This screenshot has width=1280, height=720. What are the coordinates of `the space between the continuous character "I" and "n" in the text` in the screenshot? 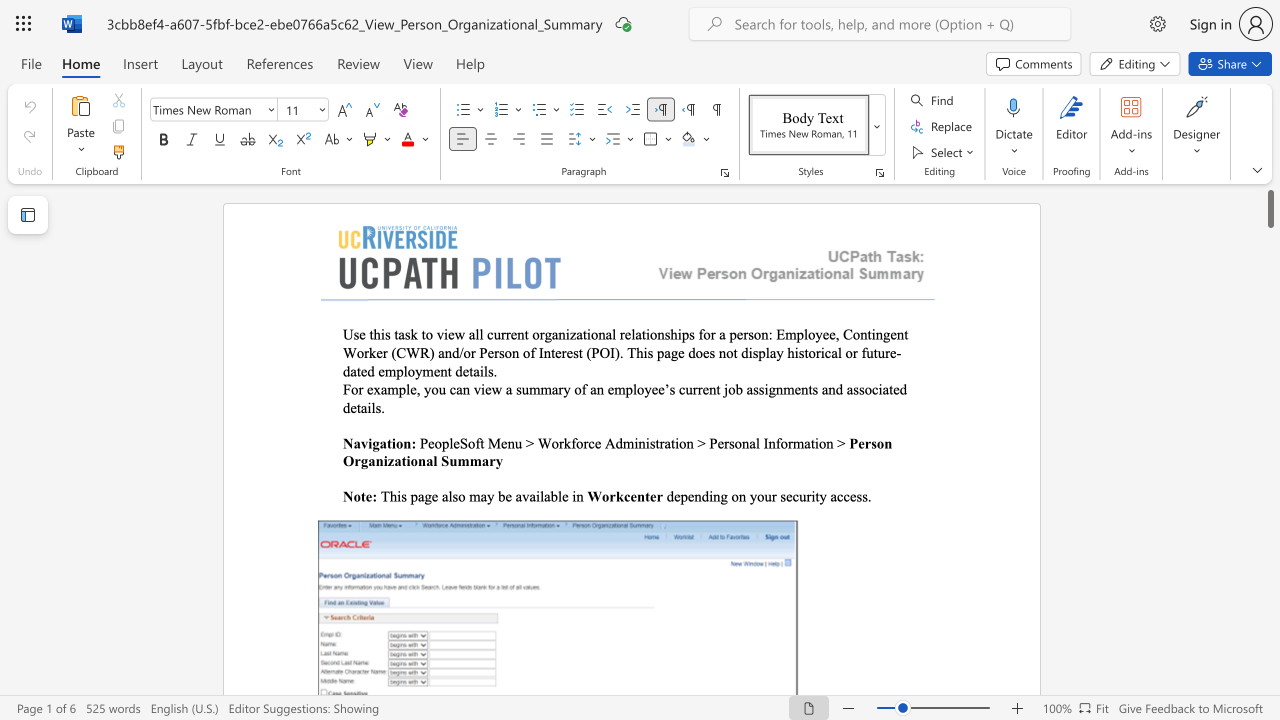 It's located at (768, 442).